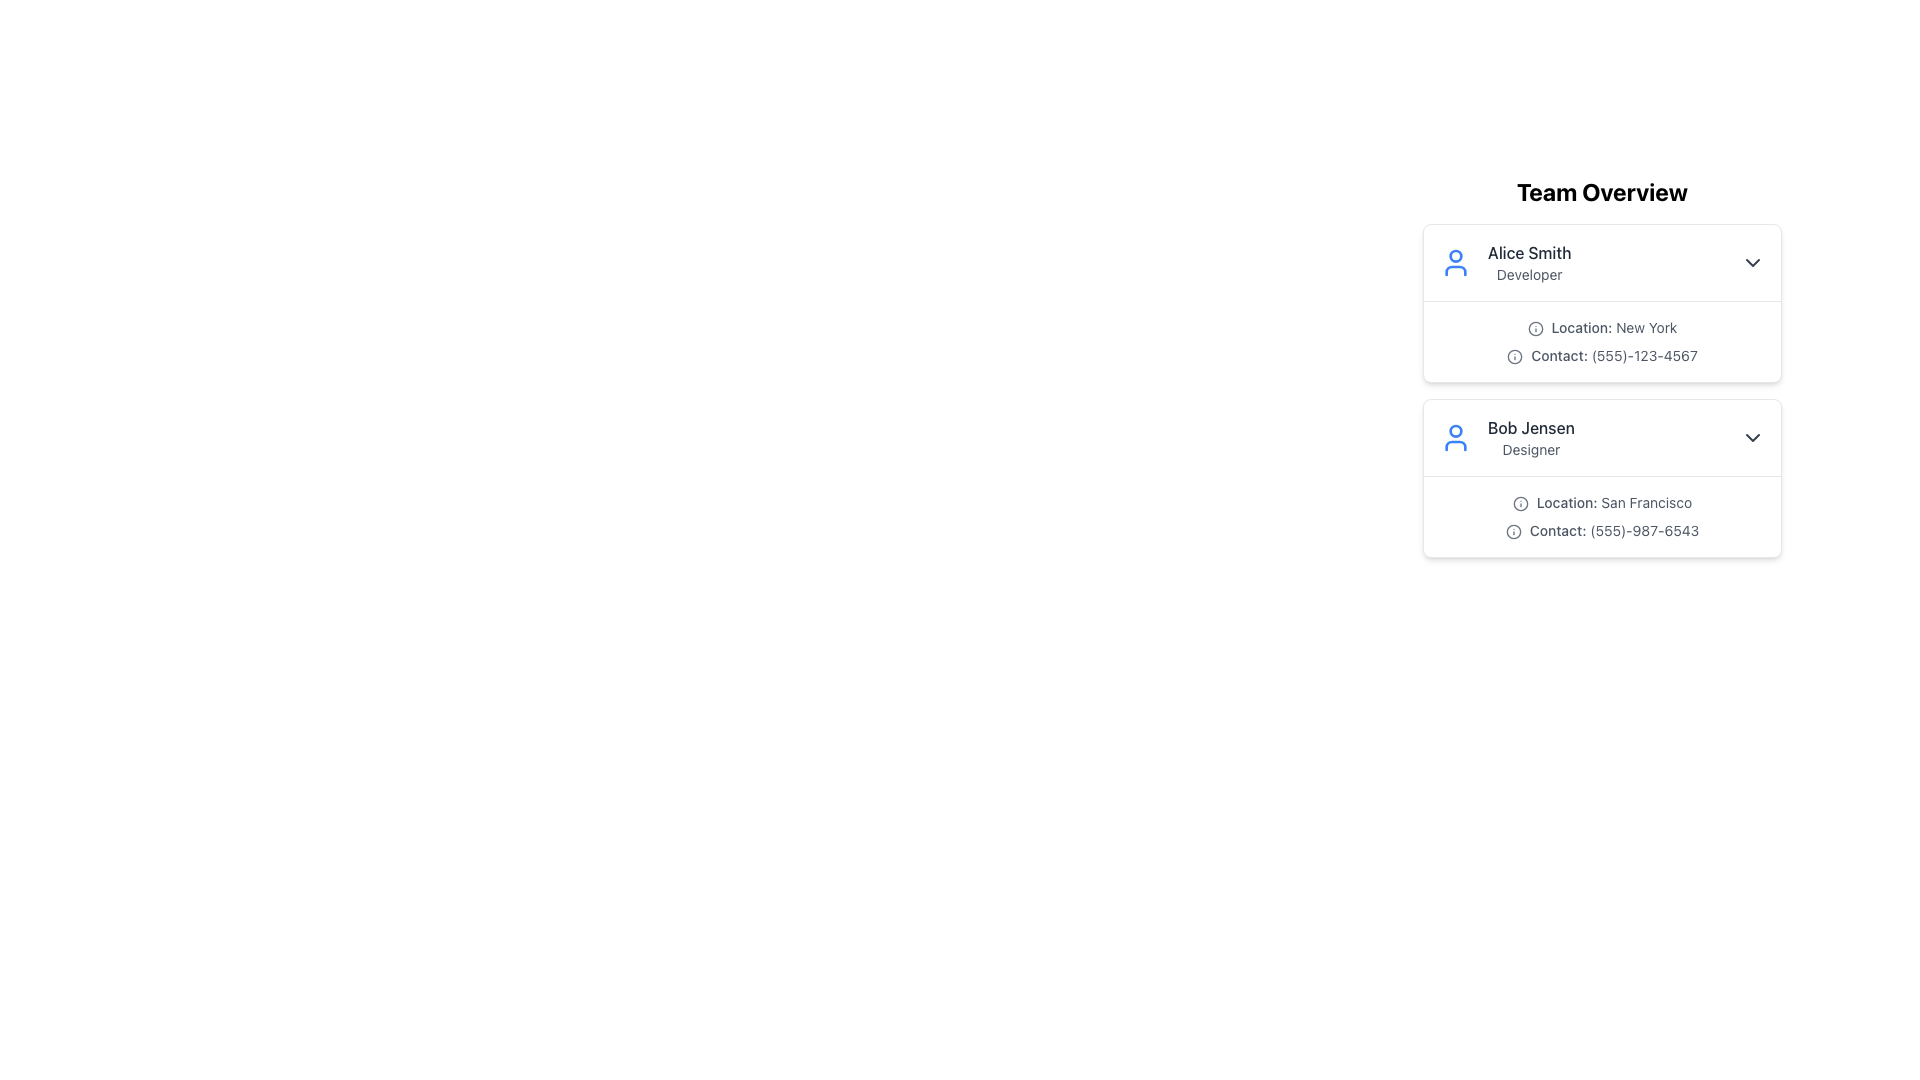 This screenshot has width=1920, height=1080. Describe the element at coordinates (1528, 261) in the screenshot. I see `the two-line text label displaying 'Alice Smith' and 'Developer'` at that location.